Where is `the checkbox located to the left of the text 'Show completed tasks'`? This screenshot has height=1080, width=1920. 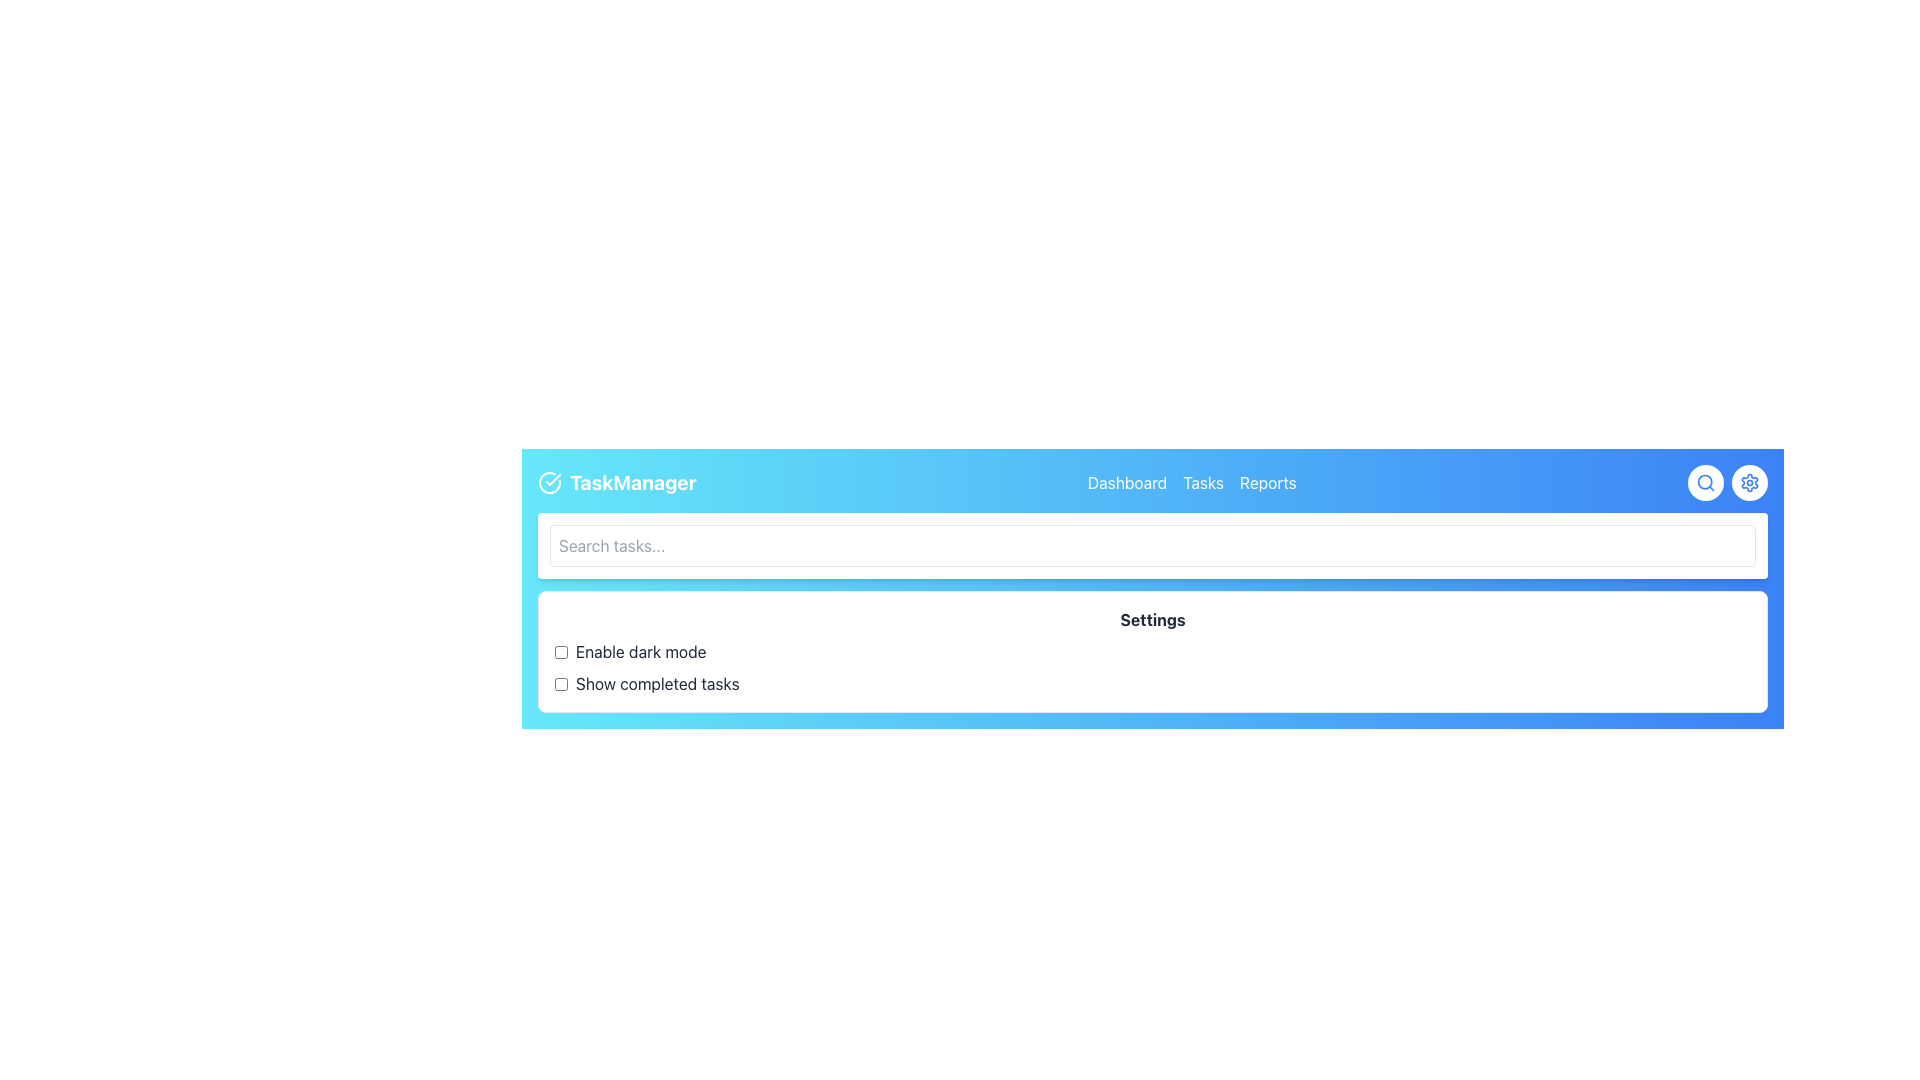
the checkbox located to the left of the text 'Show completed tasks' is located at coordinates (560, 682).